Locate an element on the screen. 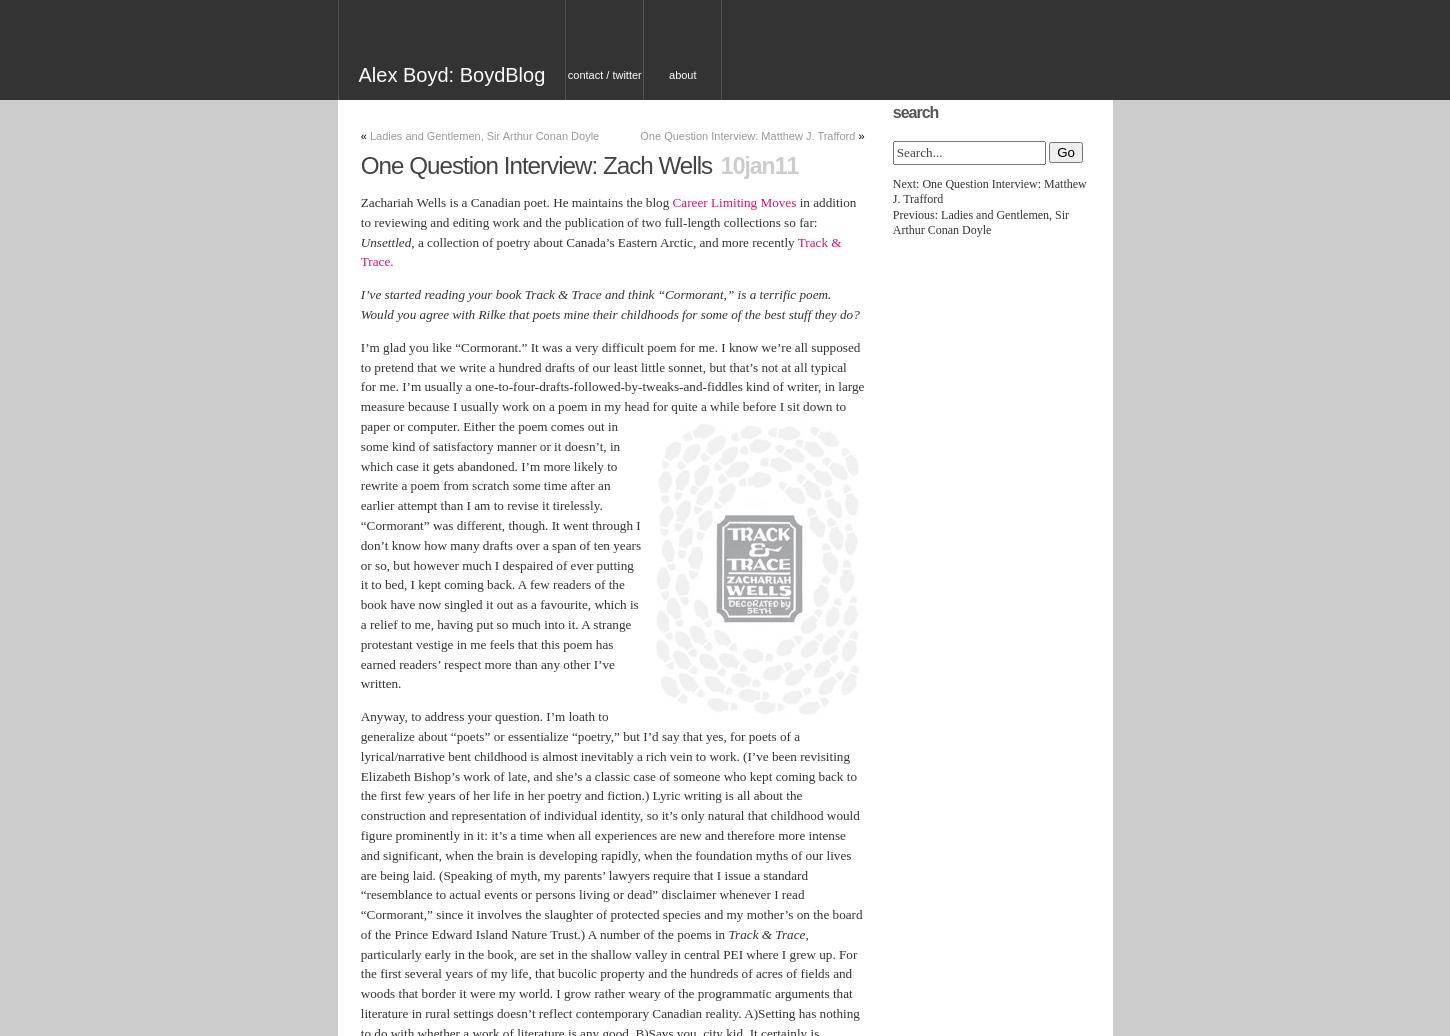 The image size is (1450, 1036). ', a collection of poetry about Canada’s Eastern Arctic, and more recently' is located at coordinates (604, 241).